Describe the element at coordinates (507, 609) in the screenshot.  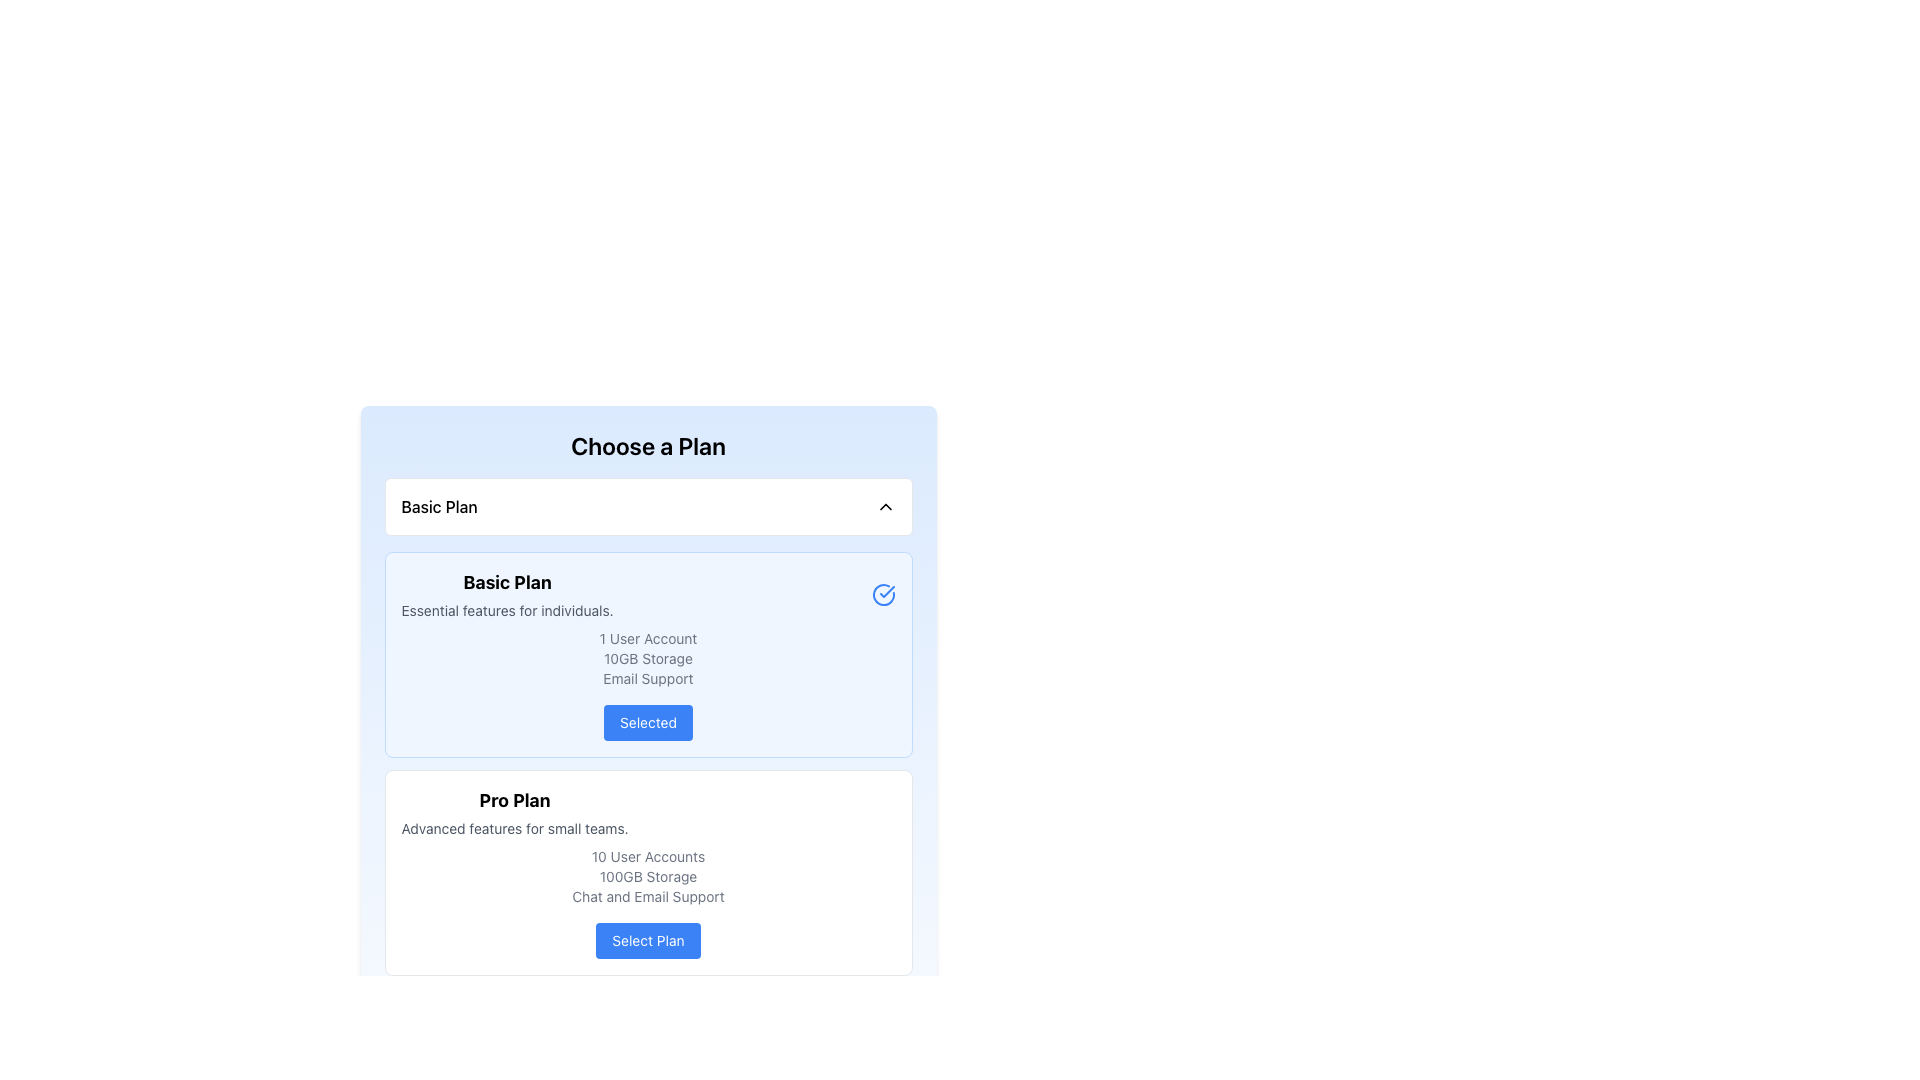
I see `the descriptive subtitle text label that provides additional information about the 'Basic Plan,' located below the title 'Basic Plan' in the card-like structure` at that location.